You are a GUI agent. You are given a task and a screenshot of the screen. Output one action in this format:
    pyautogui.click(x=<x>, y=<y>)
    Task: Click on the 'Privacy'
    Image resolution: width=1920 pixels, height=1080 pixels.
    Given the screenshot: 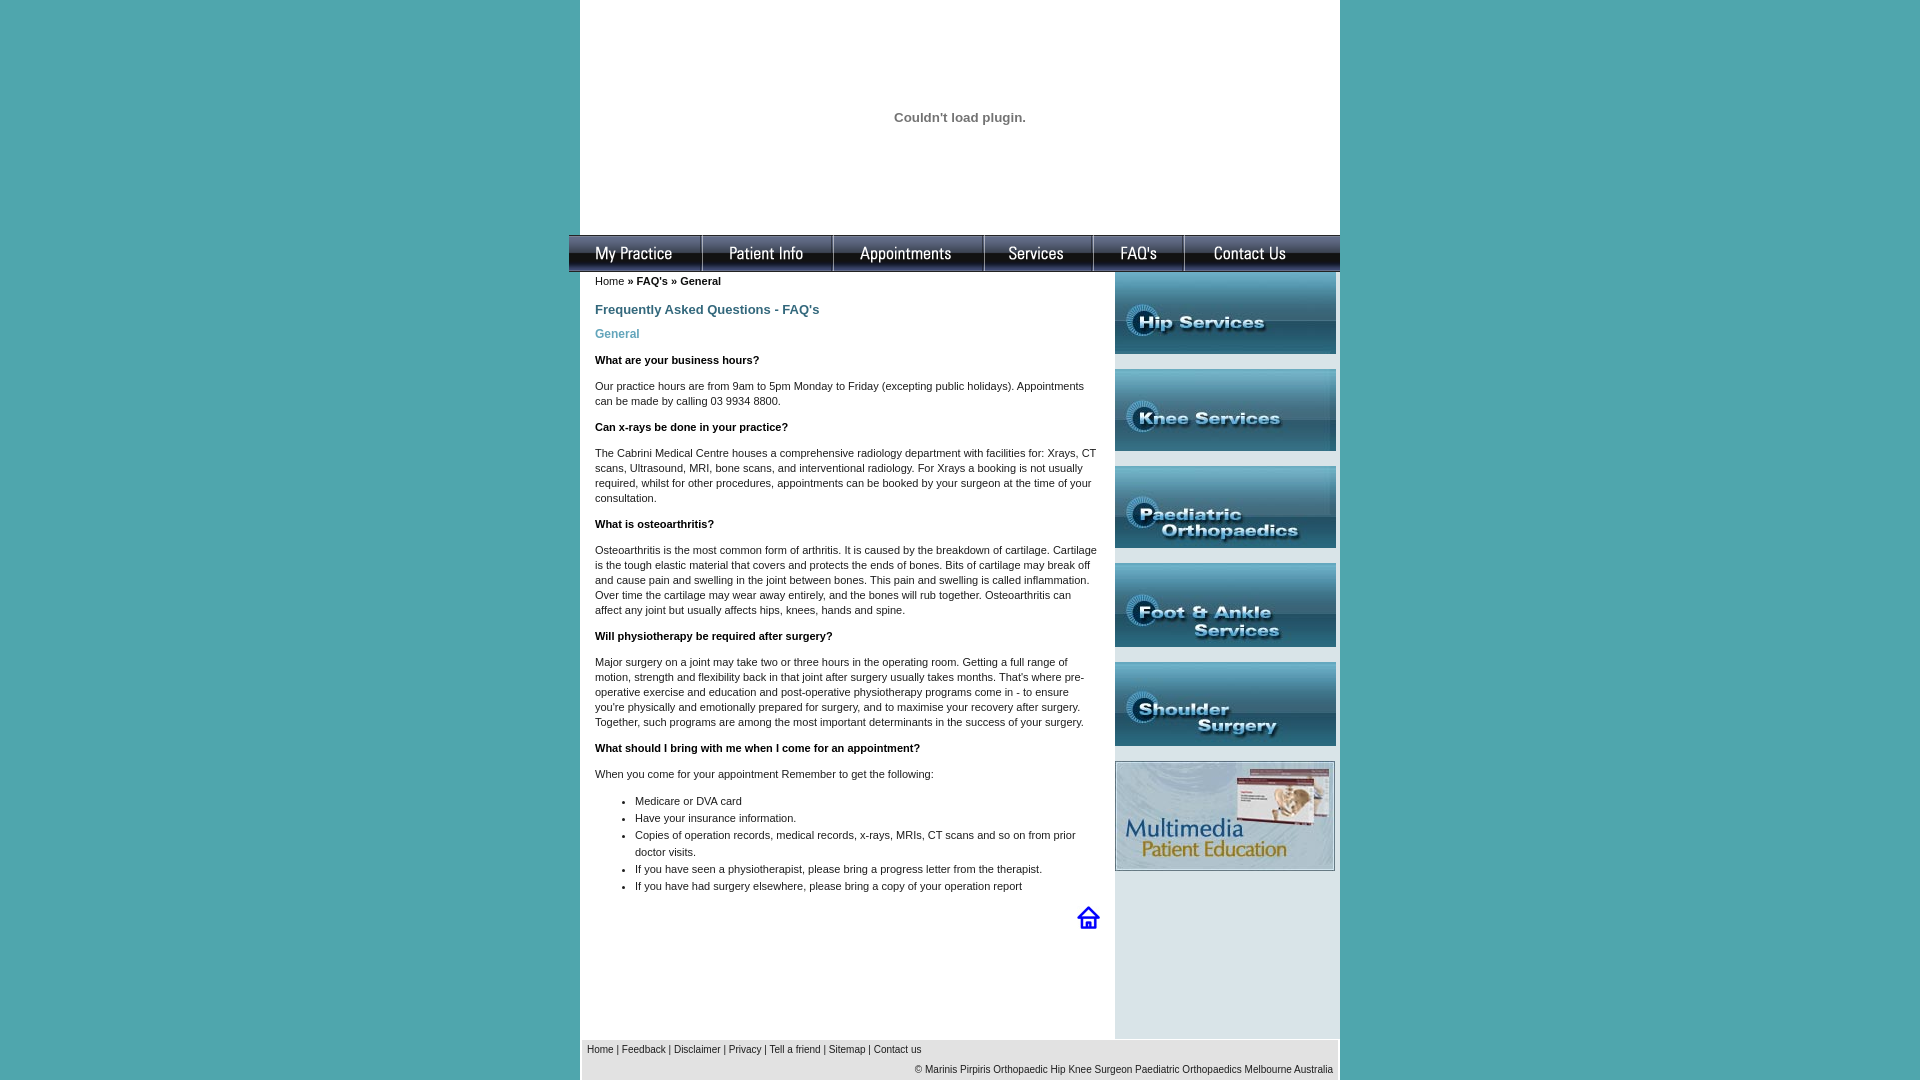 What is the action you would take?
    pyautogui.click(x=728, y=1048)
    